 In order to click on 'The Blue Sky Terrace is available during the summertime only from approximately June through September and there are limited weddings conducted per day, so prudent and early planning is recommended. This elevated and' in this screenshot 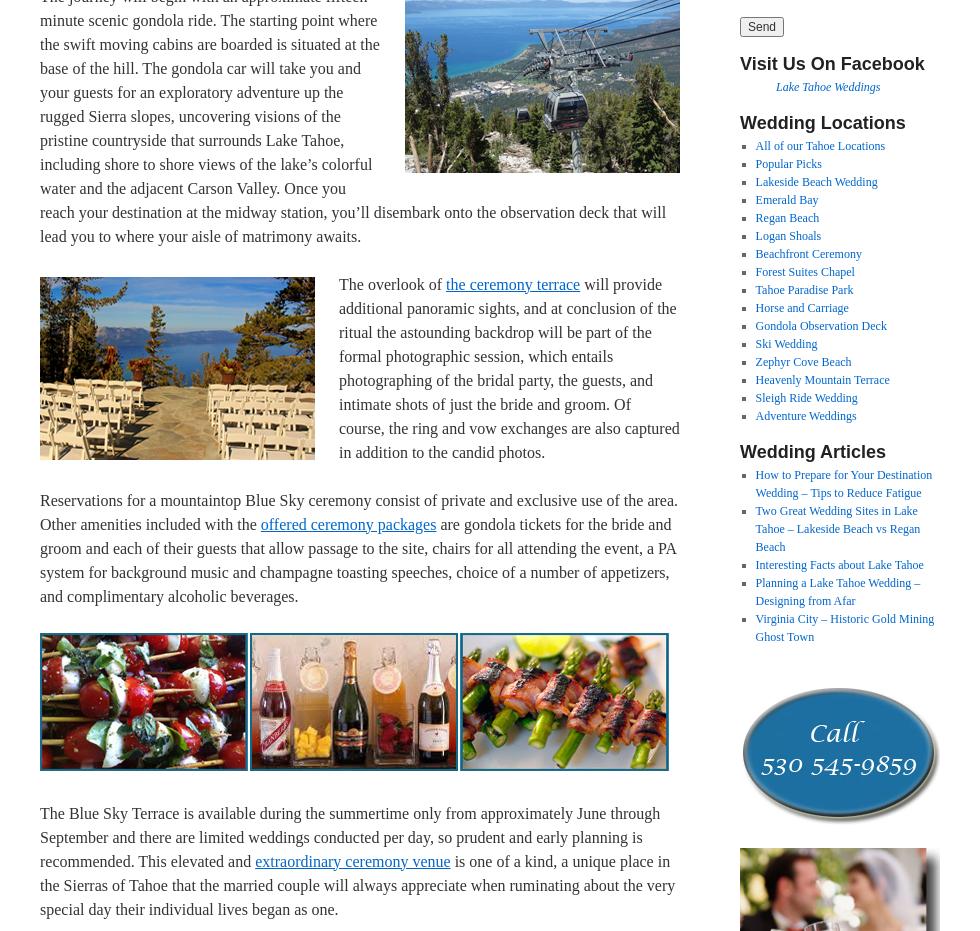, I will do `click(349, 835)`.